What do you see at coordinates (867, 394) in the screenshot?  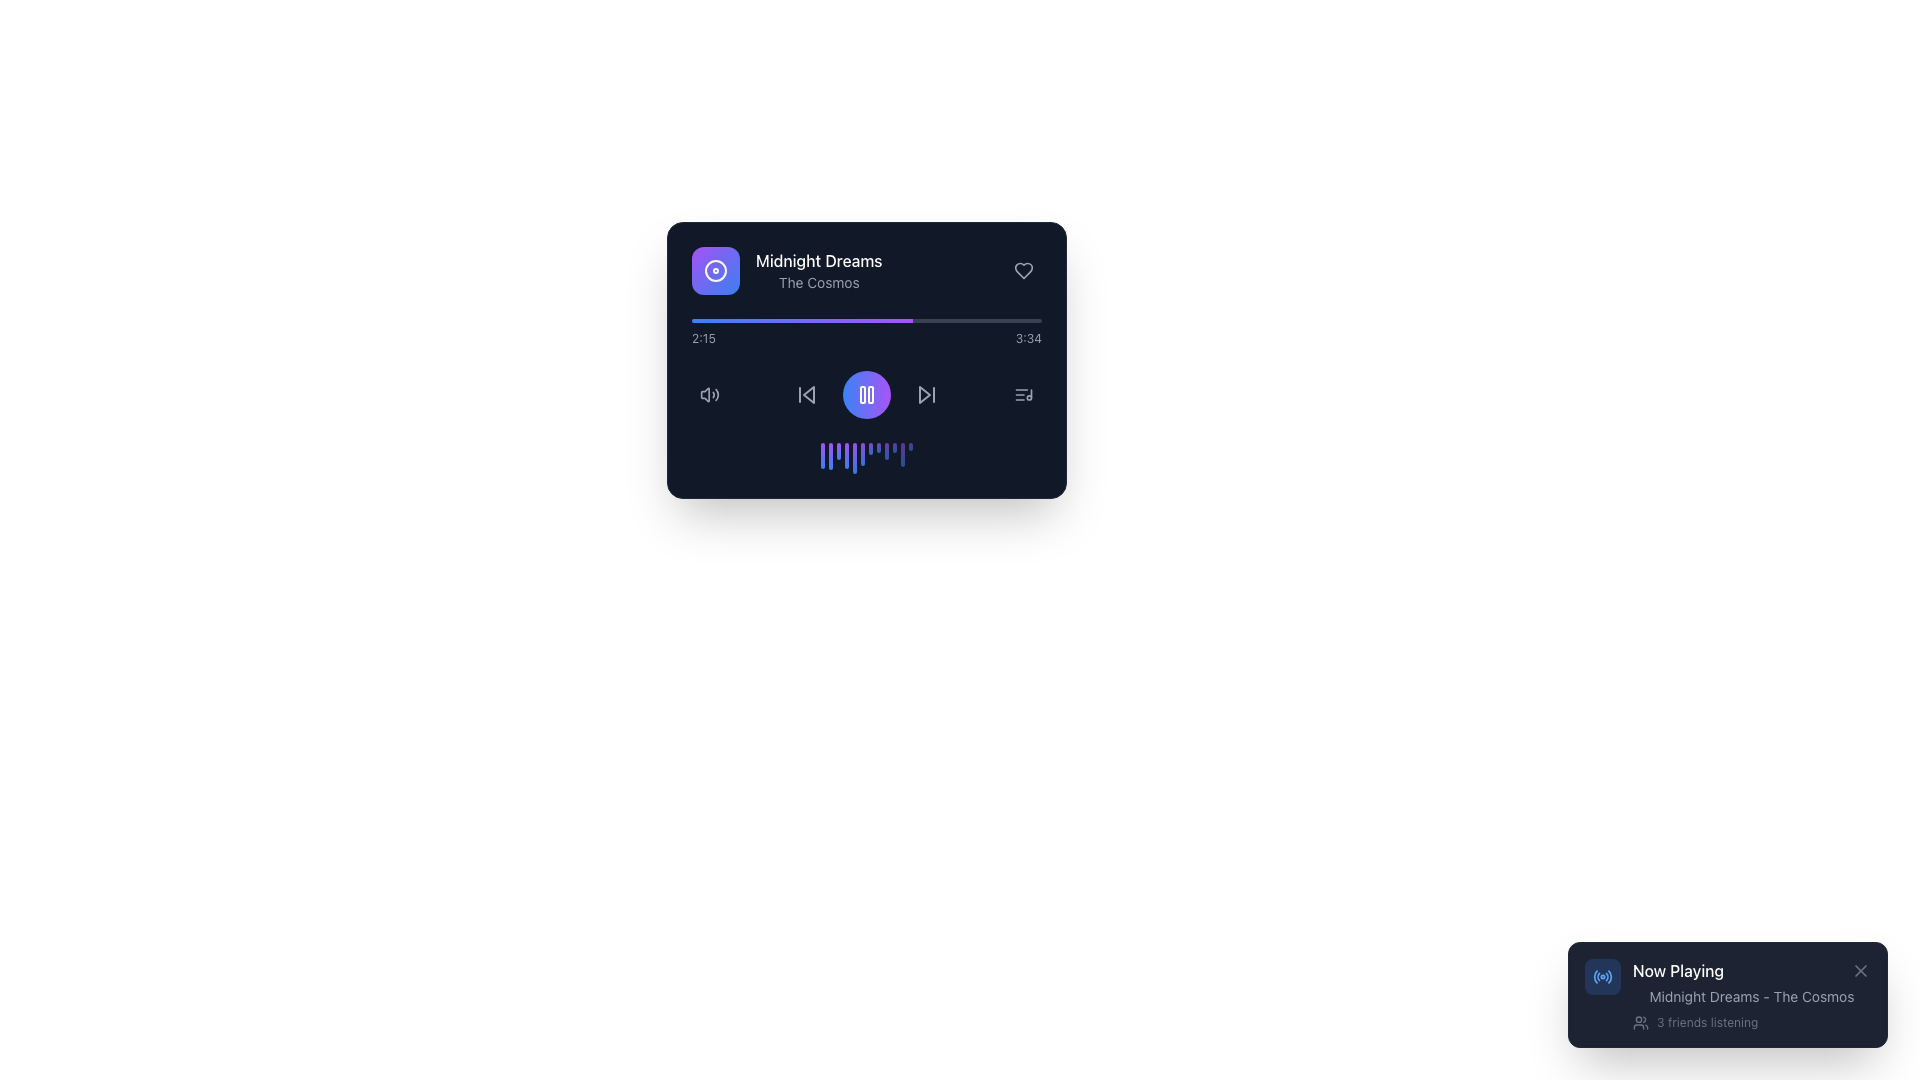 I see `the pause icon button, which is a circular, gradient-filled button located at the bottom middle of the music player interface, featuring a white pause icon styled as two vertical bars` at bounding box center [867, 394].